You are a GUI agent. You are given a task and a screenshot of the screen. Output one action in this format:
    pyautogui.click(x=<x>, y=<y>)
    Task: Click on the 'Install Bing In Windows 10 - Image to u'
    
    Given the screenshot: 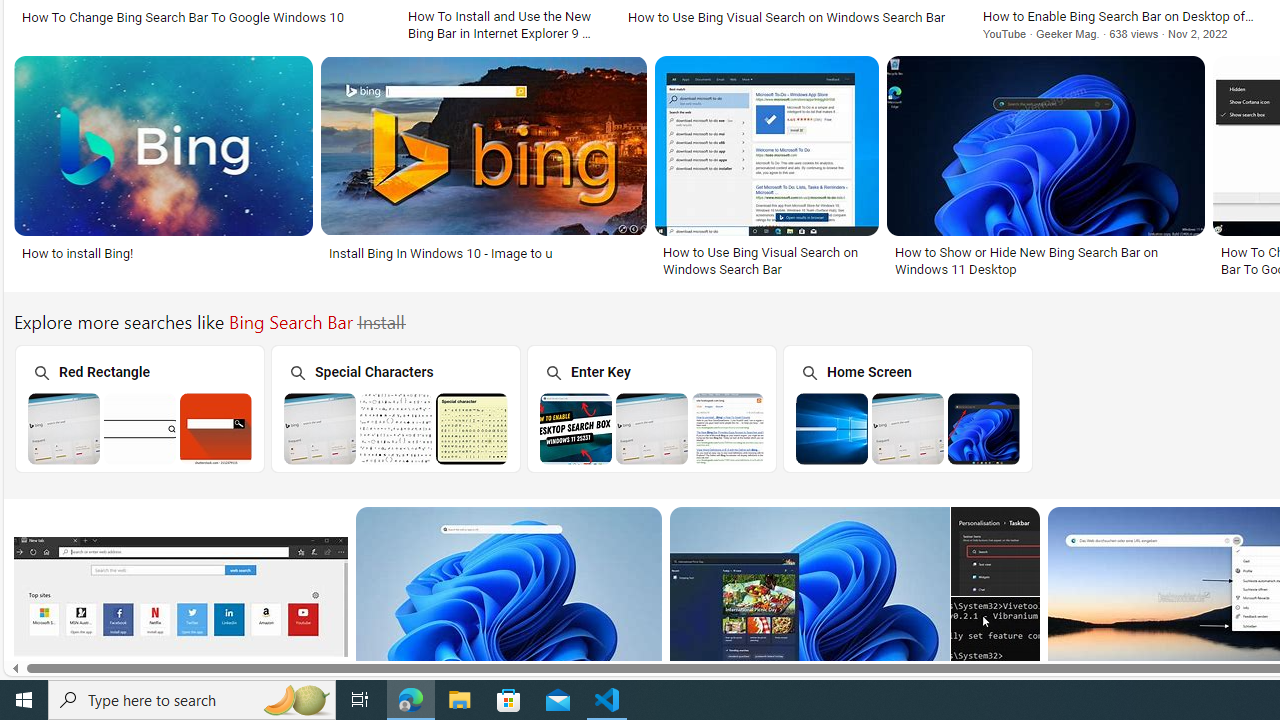 What is the action you would take?
    pyautogui.click(x=483, y=252)
    